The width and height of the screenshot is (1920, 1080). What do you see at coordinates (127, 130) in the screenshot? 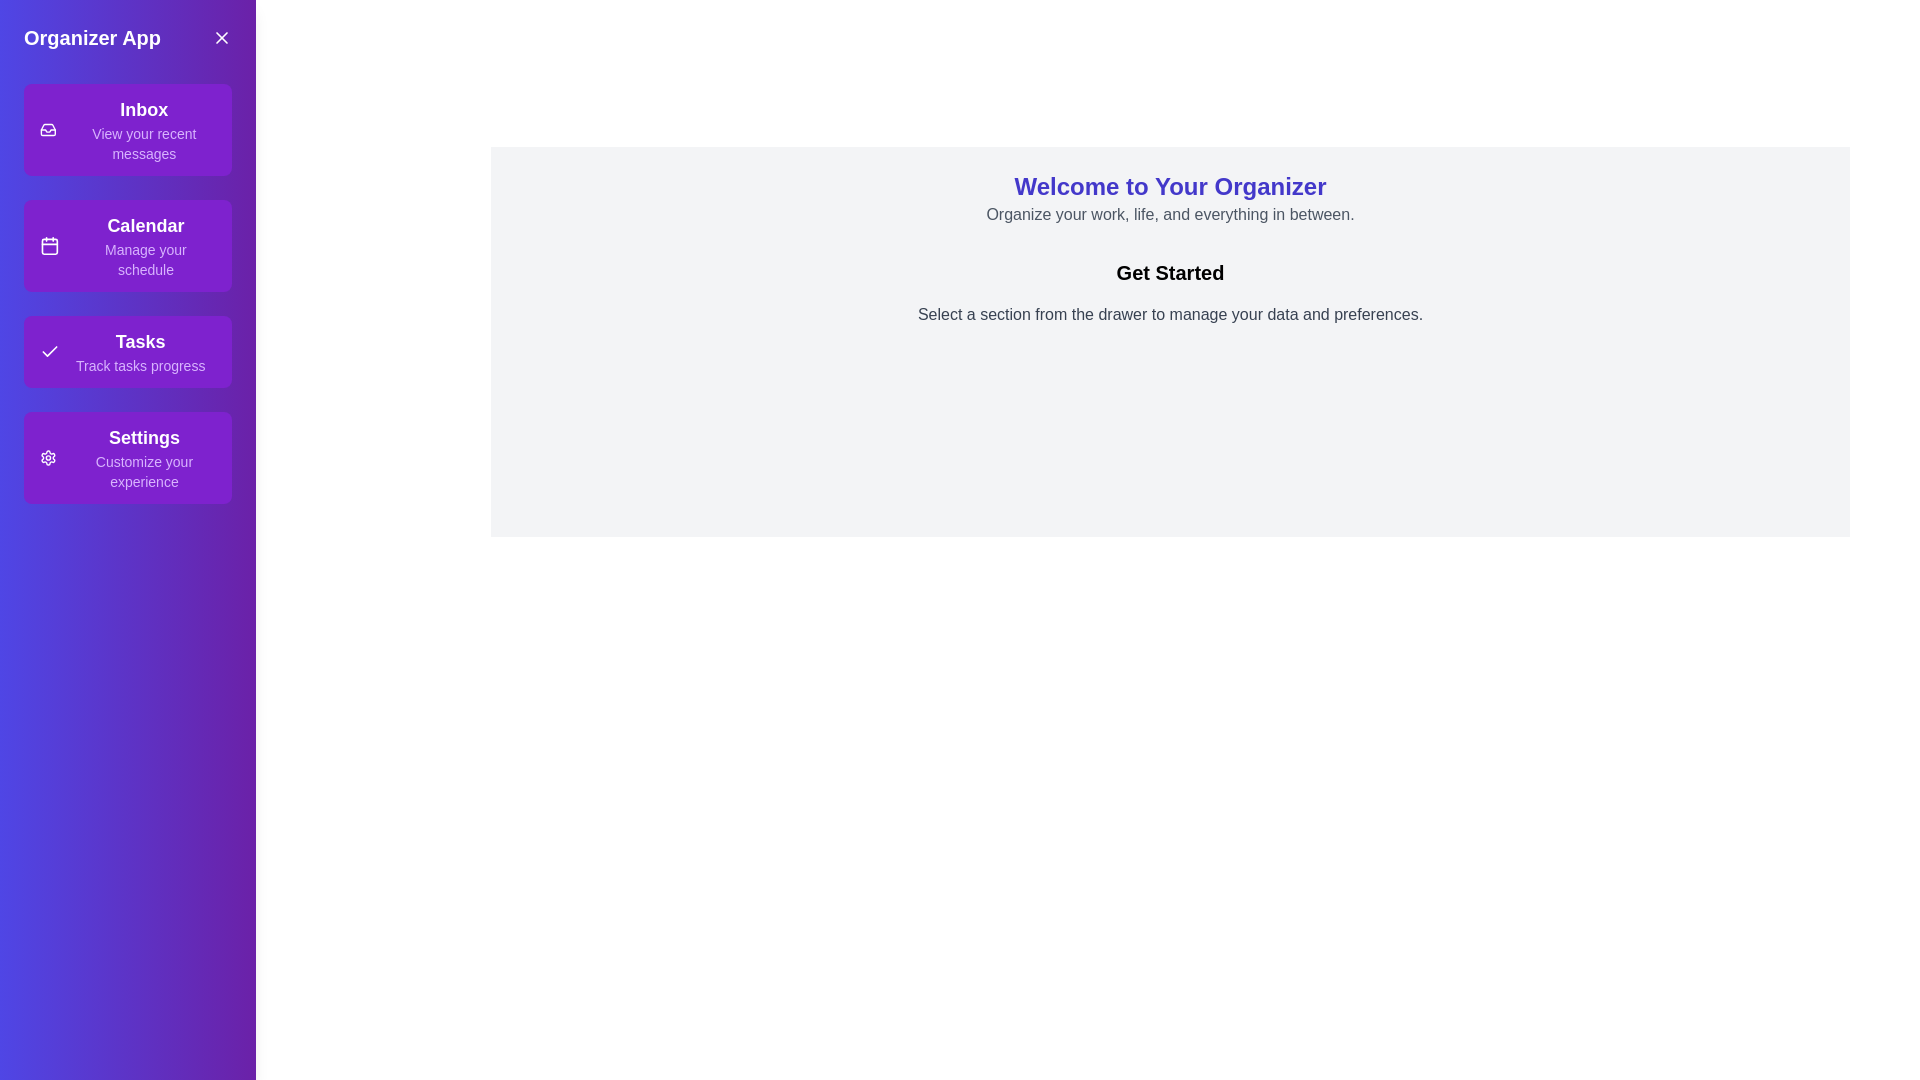
I see `the section labeled Inbox in the drawer to observe the visual feedback` at bounding box center [127, 130].